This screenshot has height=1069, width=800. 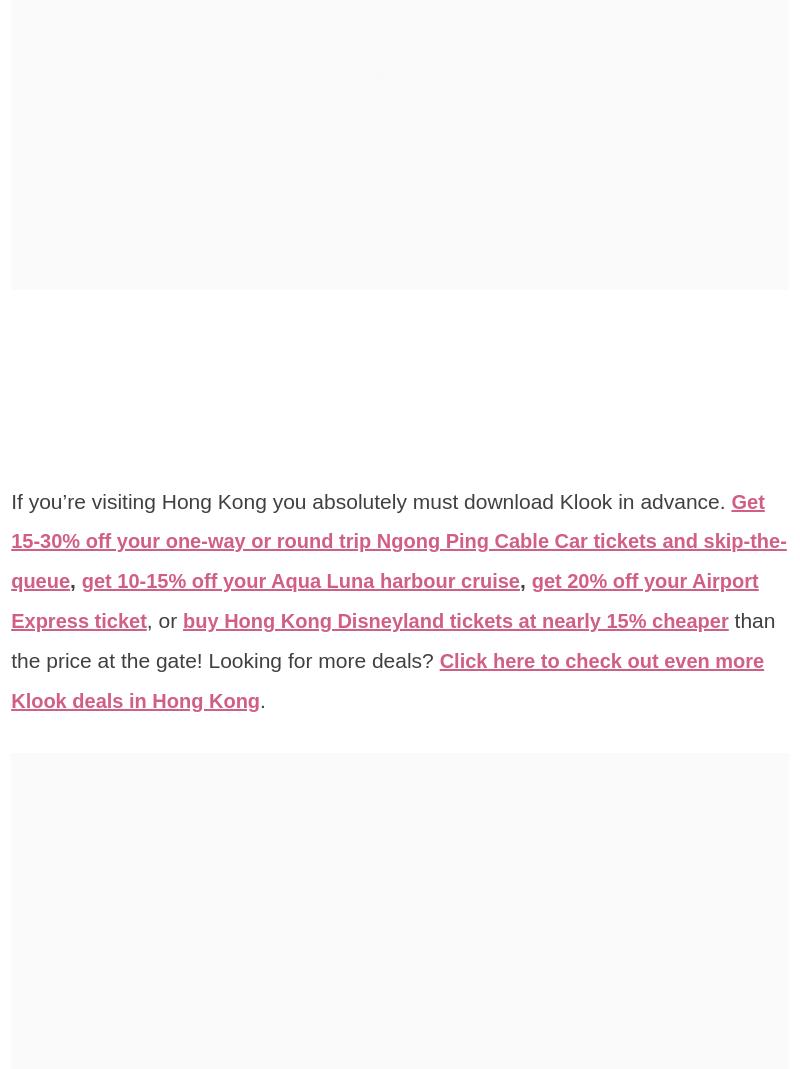 I want to click on 'buy Hong Kong Disneyland tickets at nearly 15% cheaper', so click(x=380, y=640).